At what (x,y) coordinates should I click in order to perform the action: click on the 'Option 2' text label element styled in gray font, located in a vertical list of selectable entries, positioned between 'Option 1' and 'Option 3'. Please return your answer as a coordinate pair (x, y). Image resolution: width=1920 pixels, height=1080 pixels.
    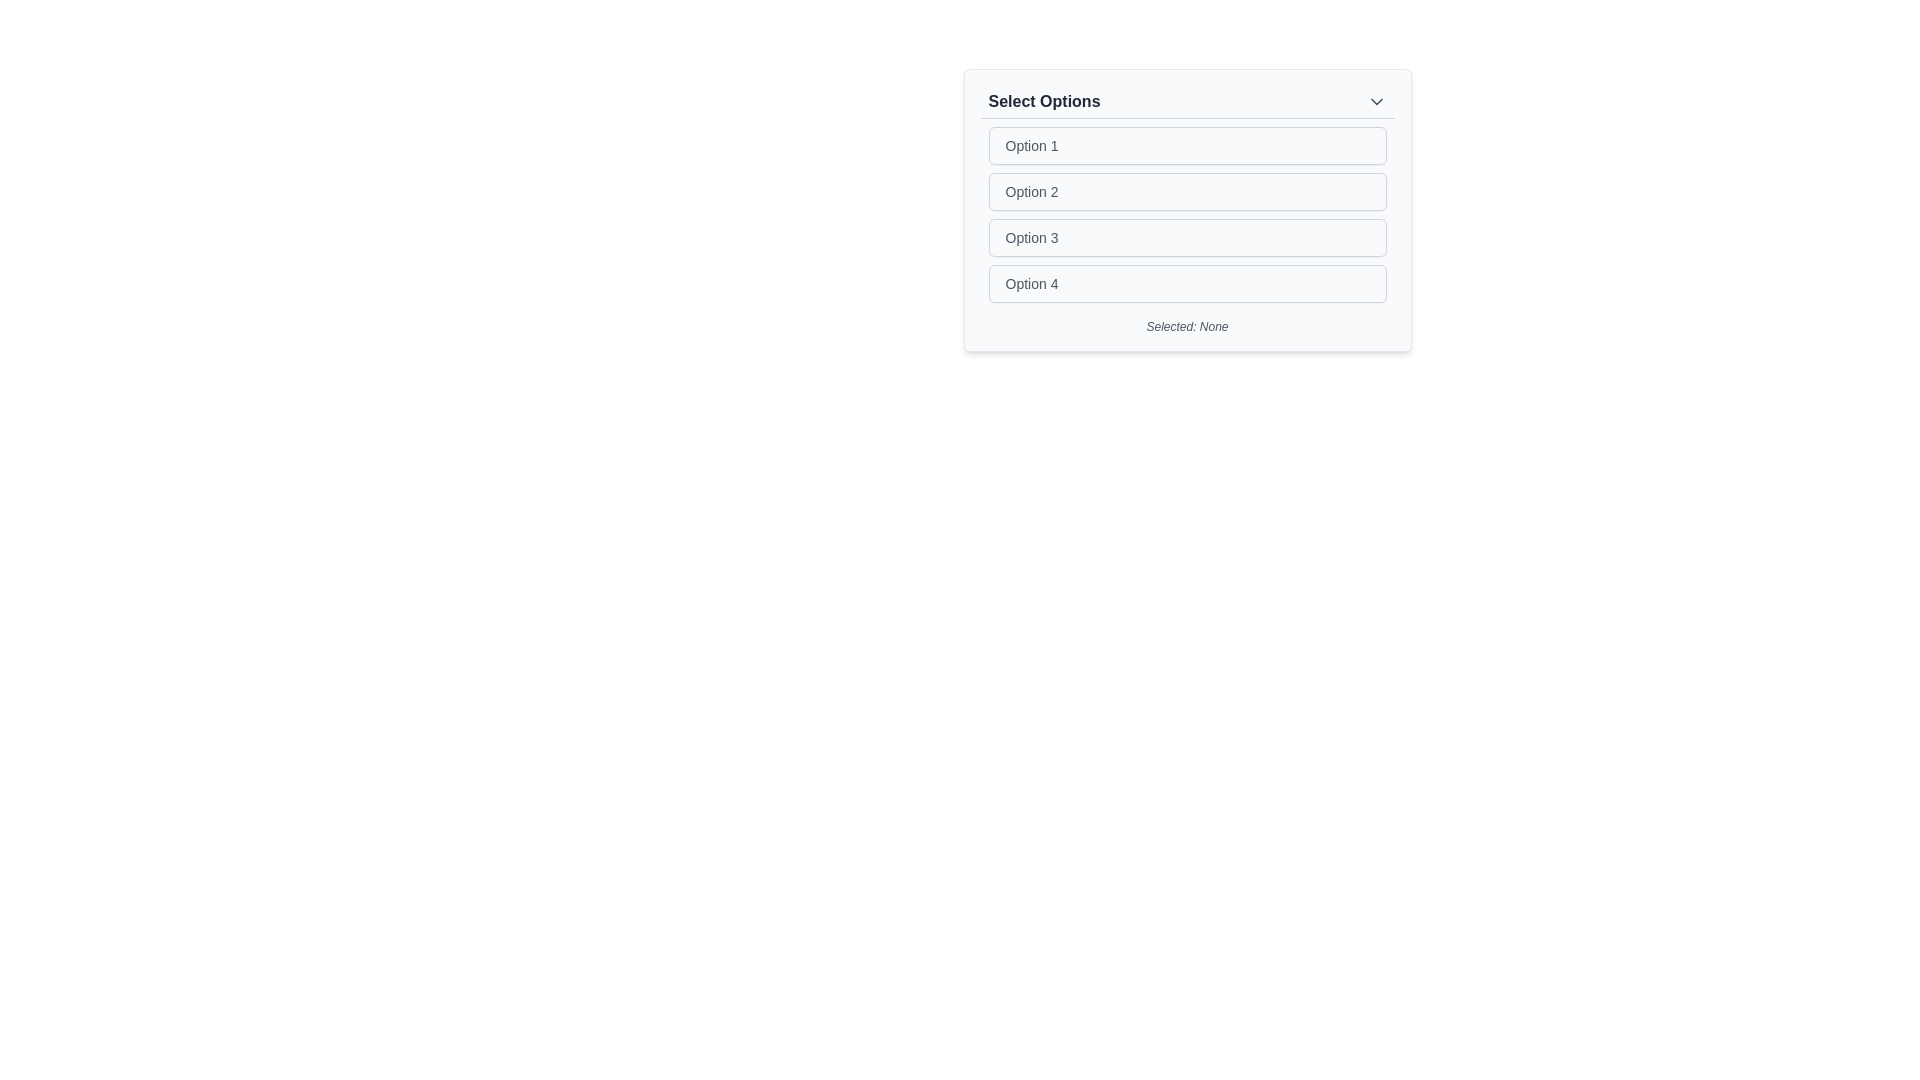
    Looking at the image, I should click on (1032, 192).